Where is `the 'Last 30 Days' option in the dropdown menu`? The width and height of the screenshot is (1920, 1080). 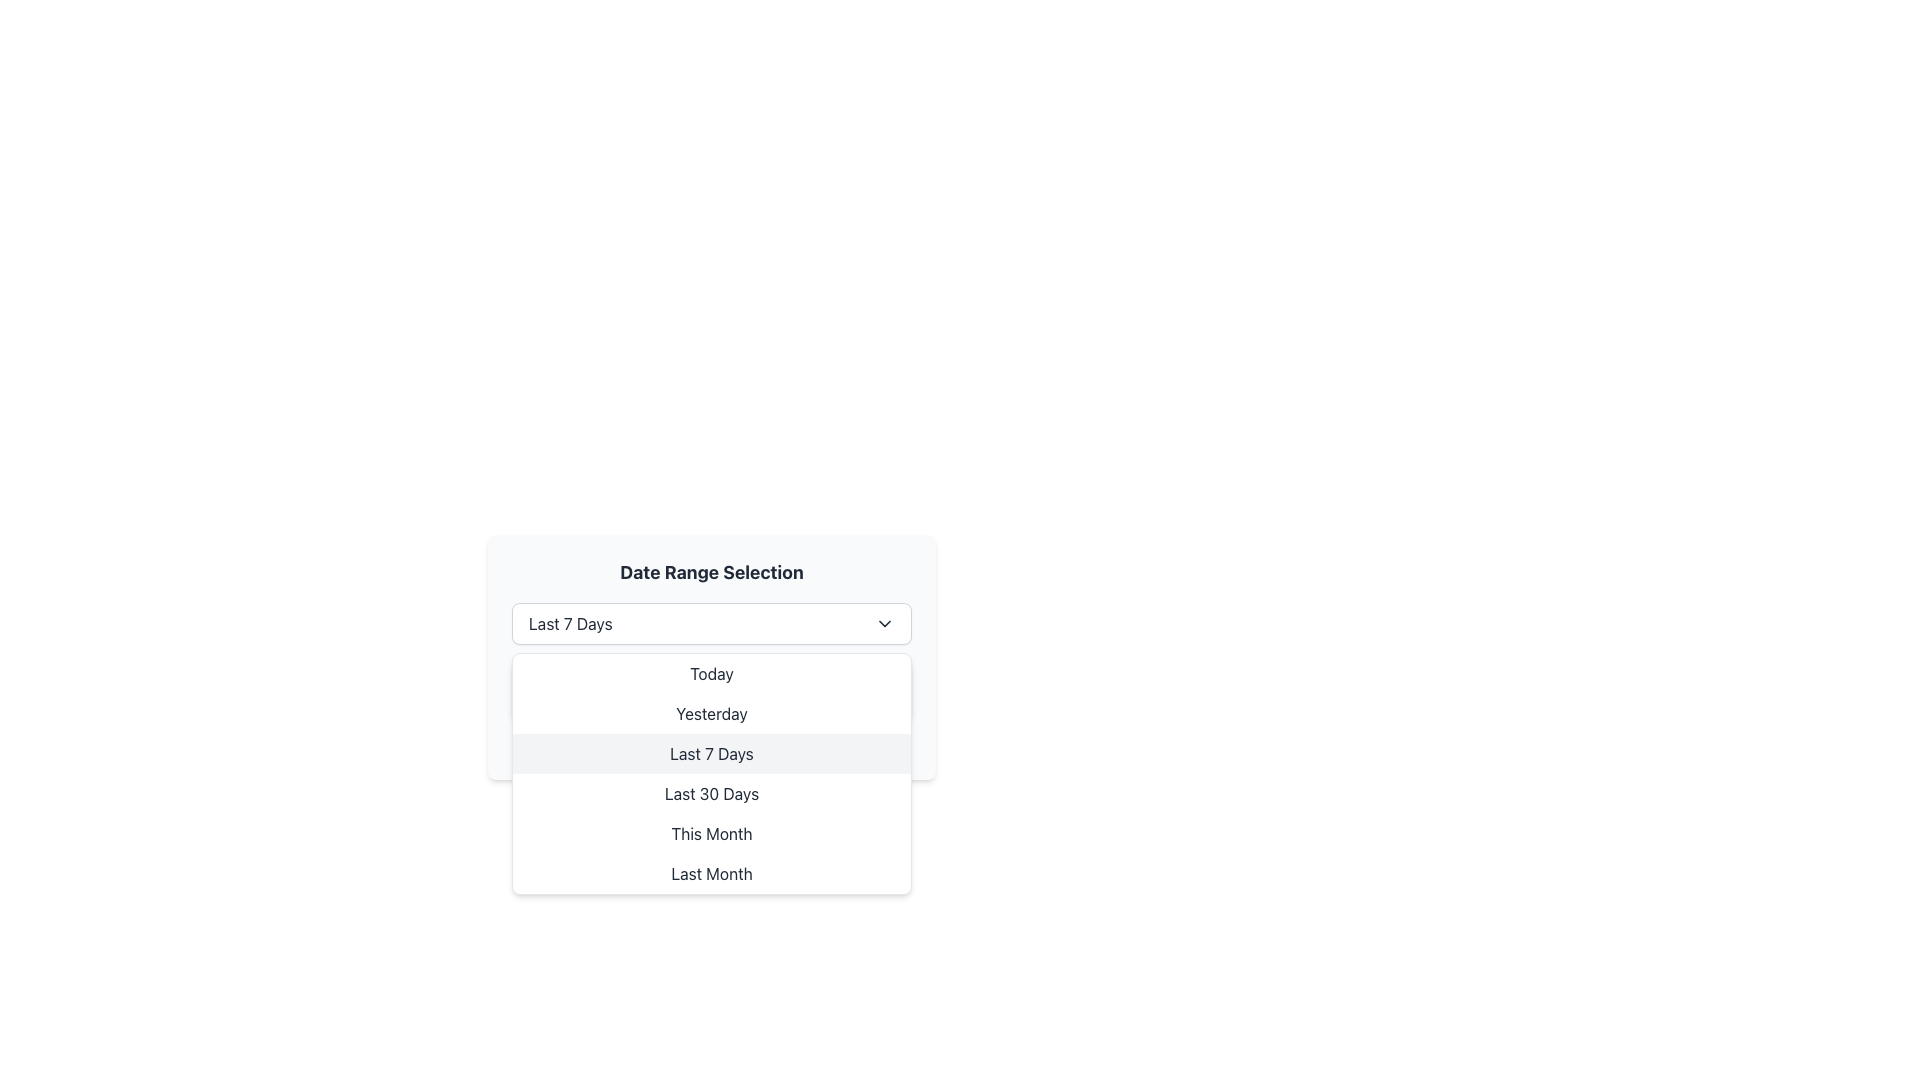
the 'Last 30 Days' option in the dropdown menu is located at coordinates (711, 793).